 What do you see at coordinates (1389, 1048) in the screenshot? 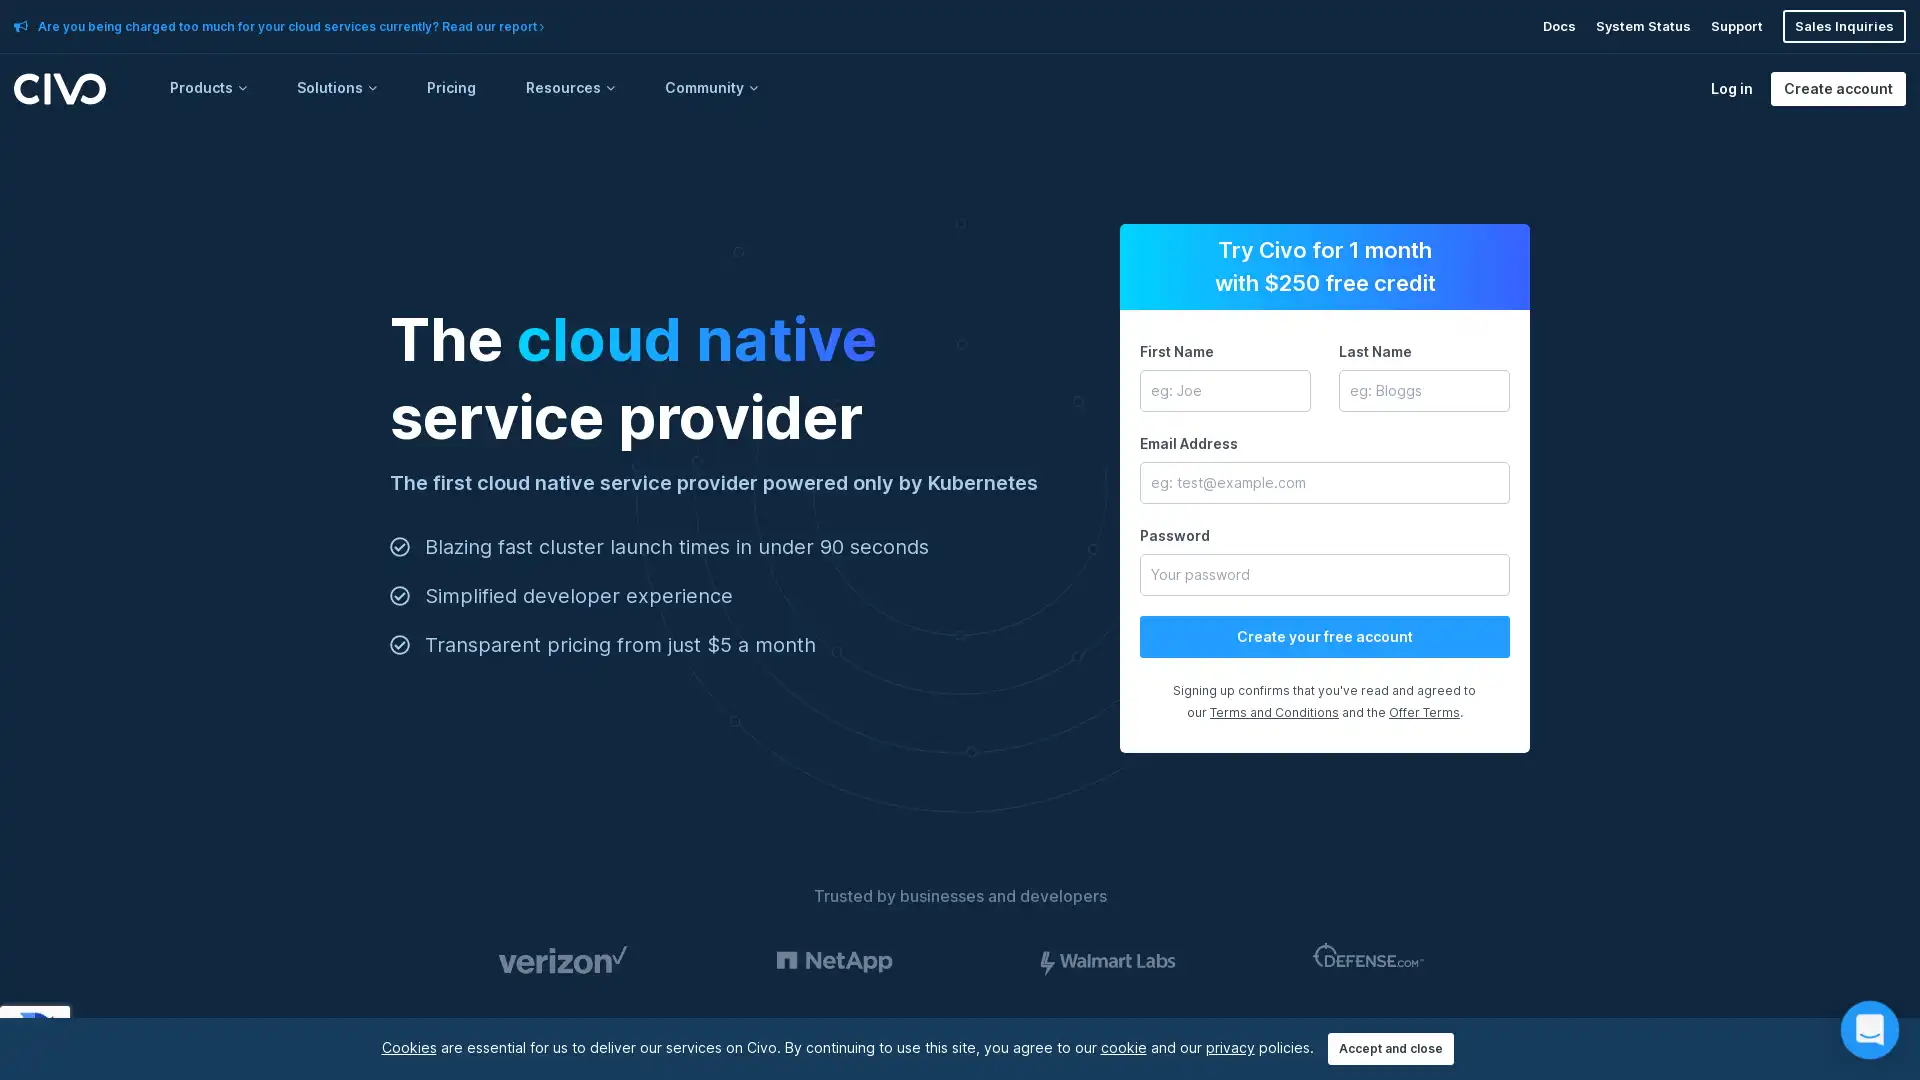
I see `Accept and close` at bounding box center [1389, 1048].